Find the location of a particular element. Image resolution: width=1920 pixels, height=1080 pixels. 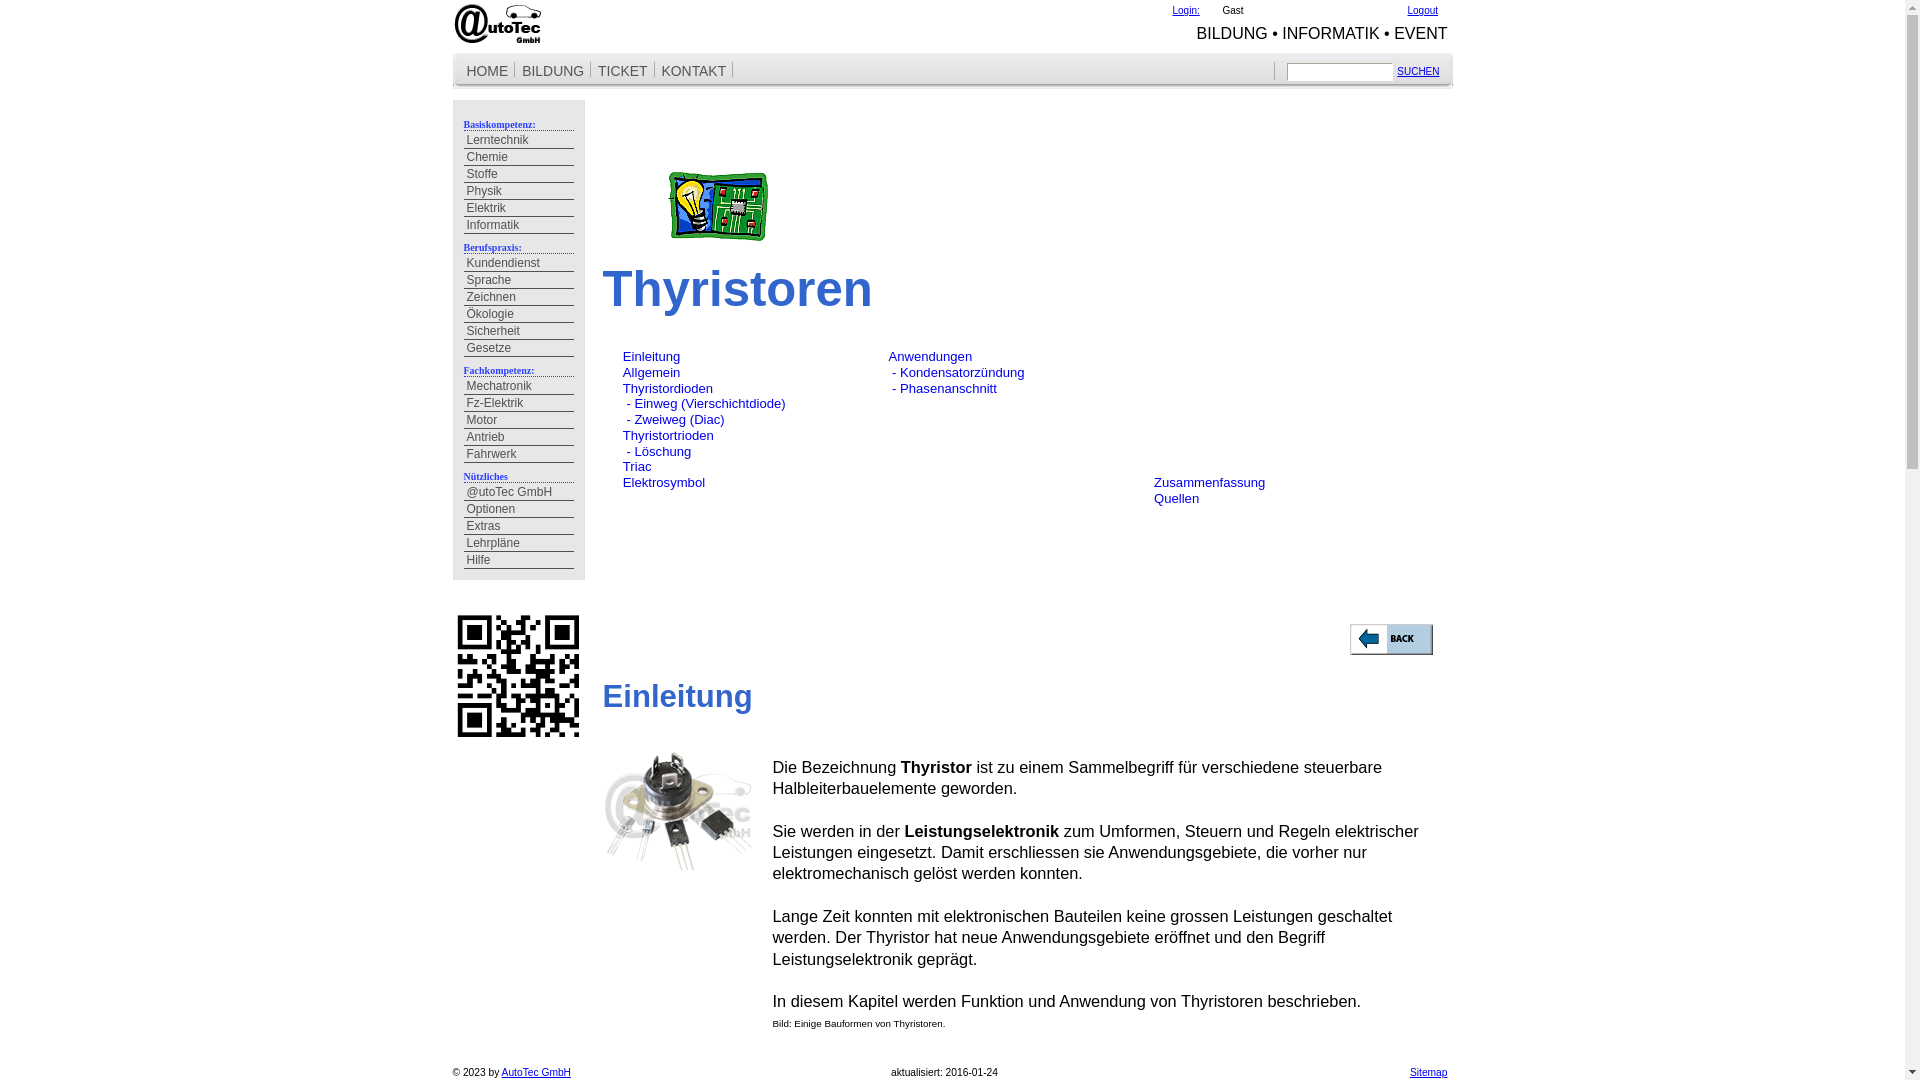

'Optionen' is located at coordinates (518, 508).